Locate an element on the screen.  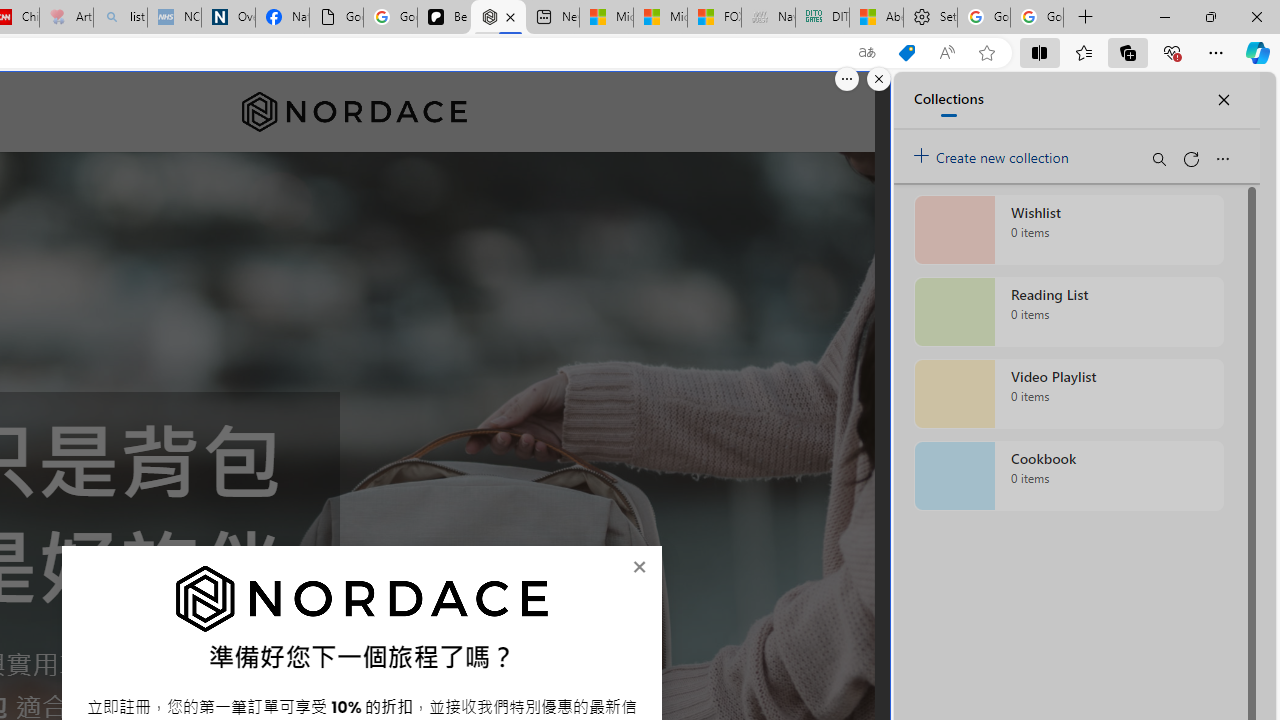
'Google Analytics Opt-out Browser Add-on Download Page' is located at coordinates (336, 17).